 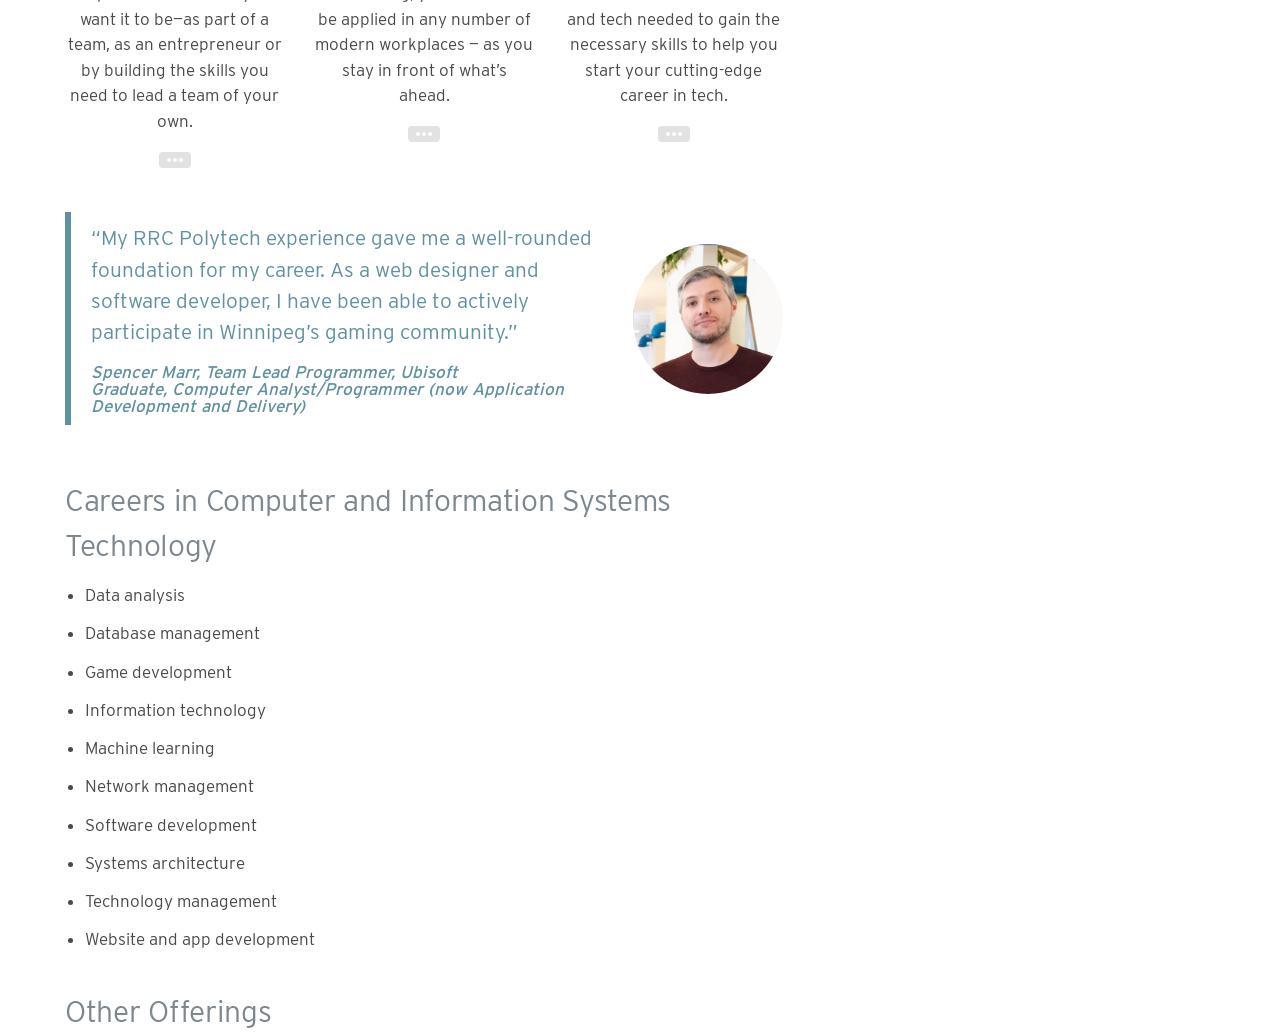 I want to click on 'Machine learning', so click(x=83, y=746).